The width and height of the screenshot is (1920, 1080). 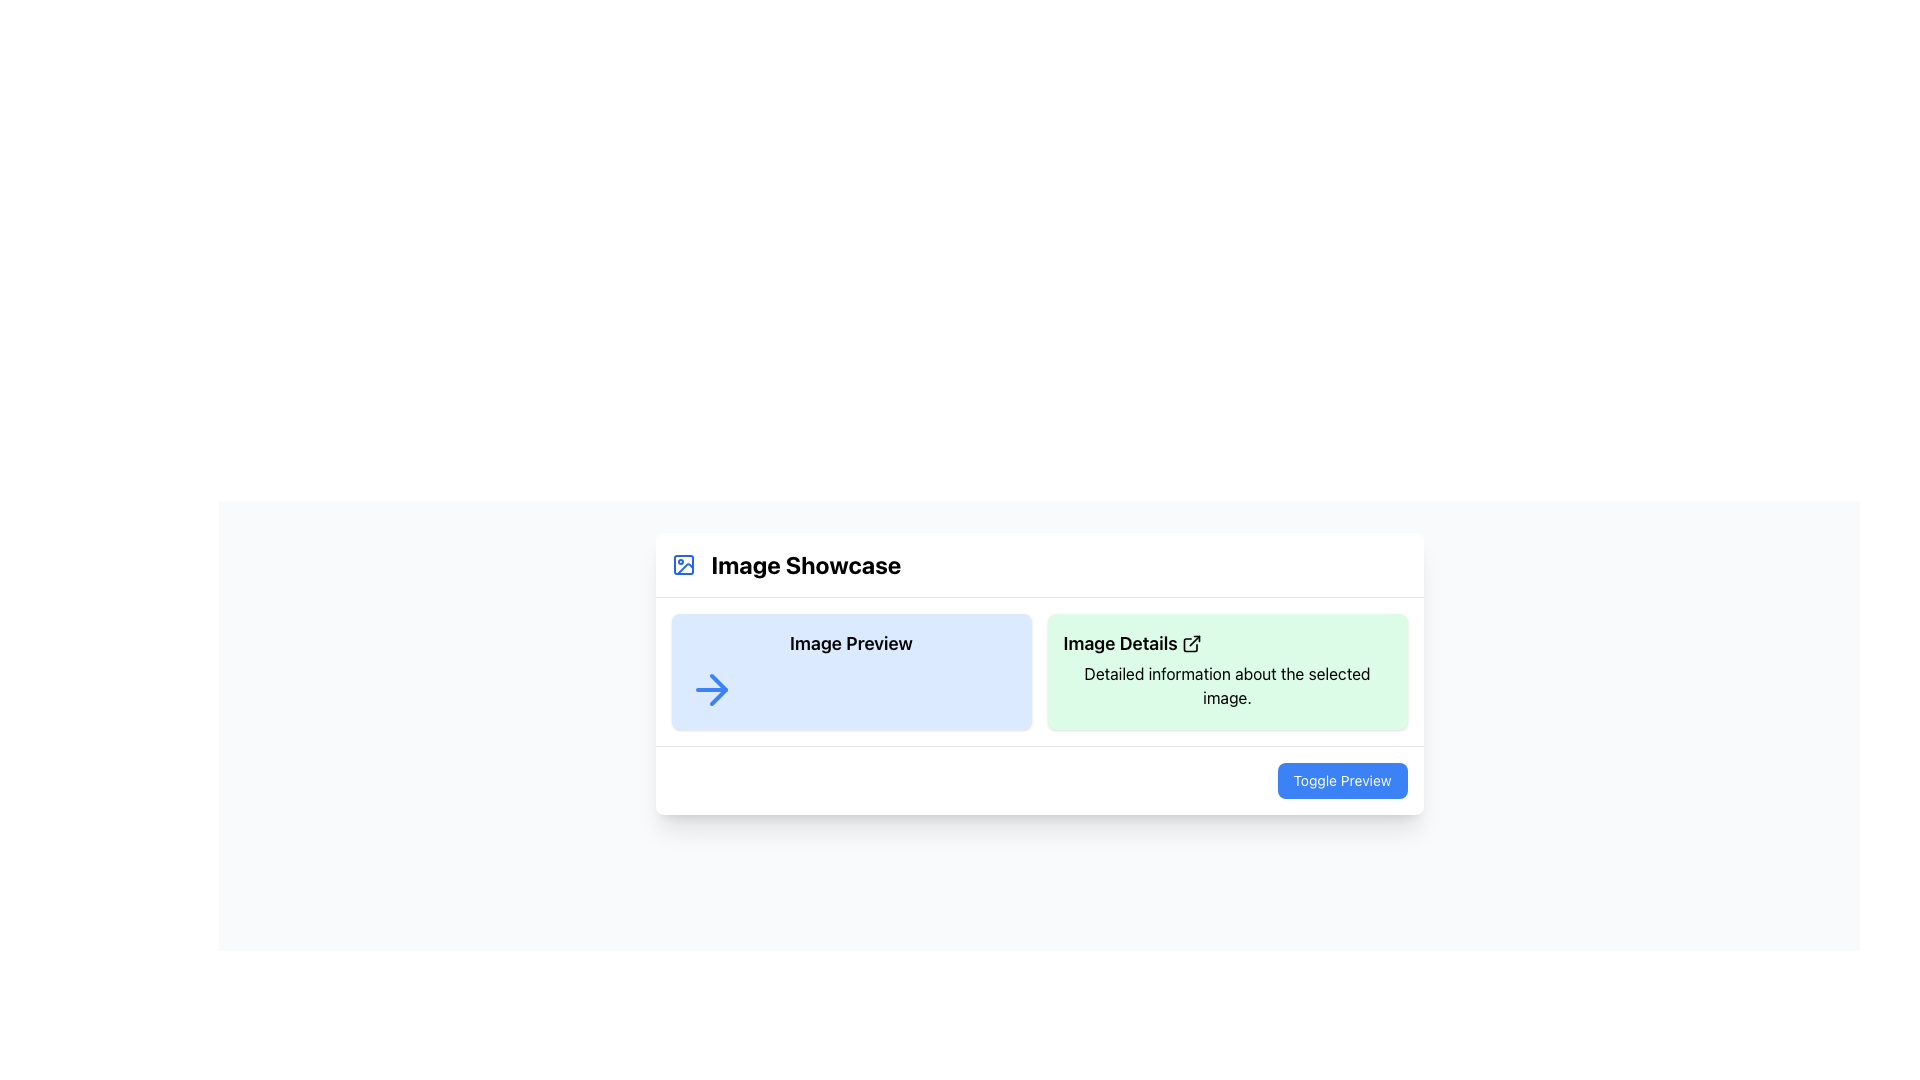 What do you see at coordinates (1190, 645) in the screenshot?
I see `the stylized outline resembling a window in the upper-right corner of the green-colored 'Image Details' box` at bounding box center [1190, 645].